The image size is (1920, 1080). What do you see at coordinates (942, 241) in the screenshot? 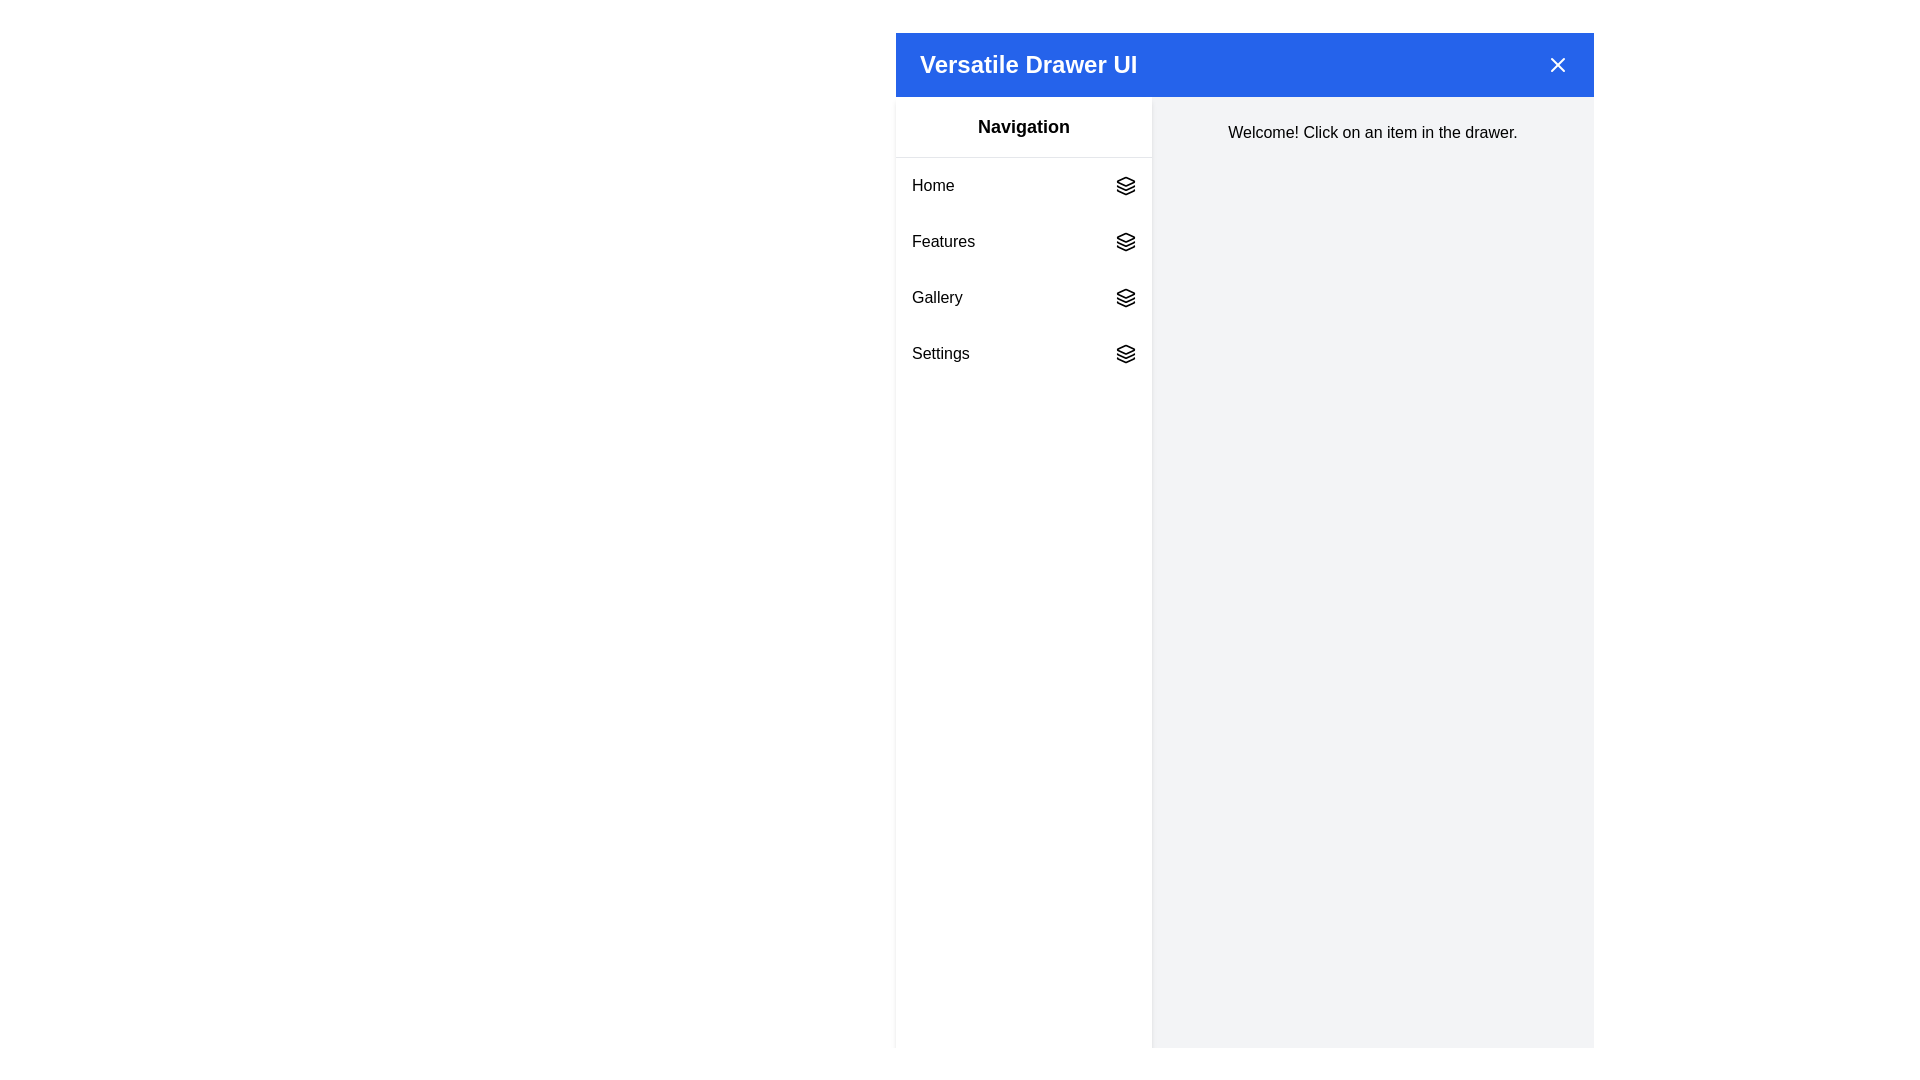
I see `the static text label displaying 'Features' in the navigation menu on the left side of the interface` at bounding box center [942, 241].